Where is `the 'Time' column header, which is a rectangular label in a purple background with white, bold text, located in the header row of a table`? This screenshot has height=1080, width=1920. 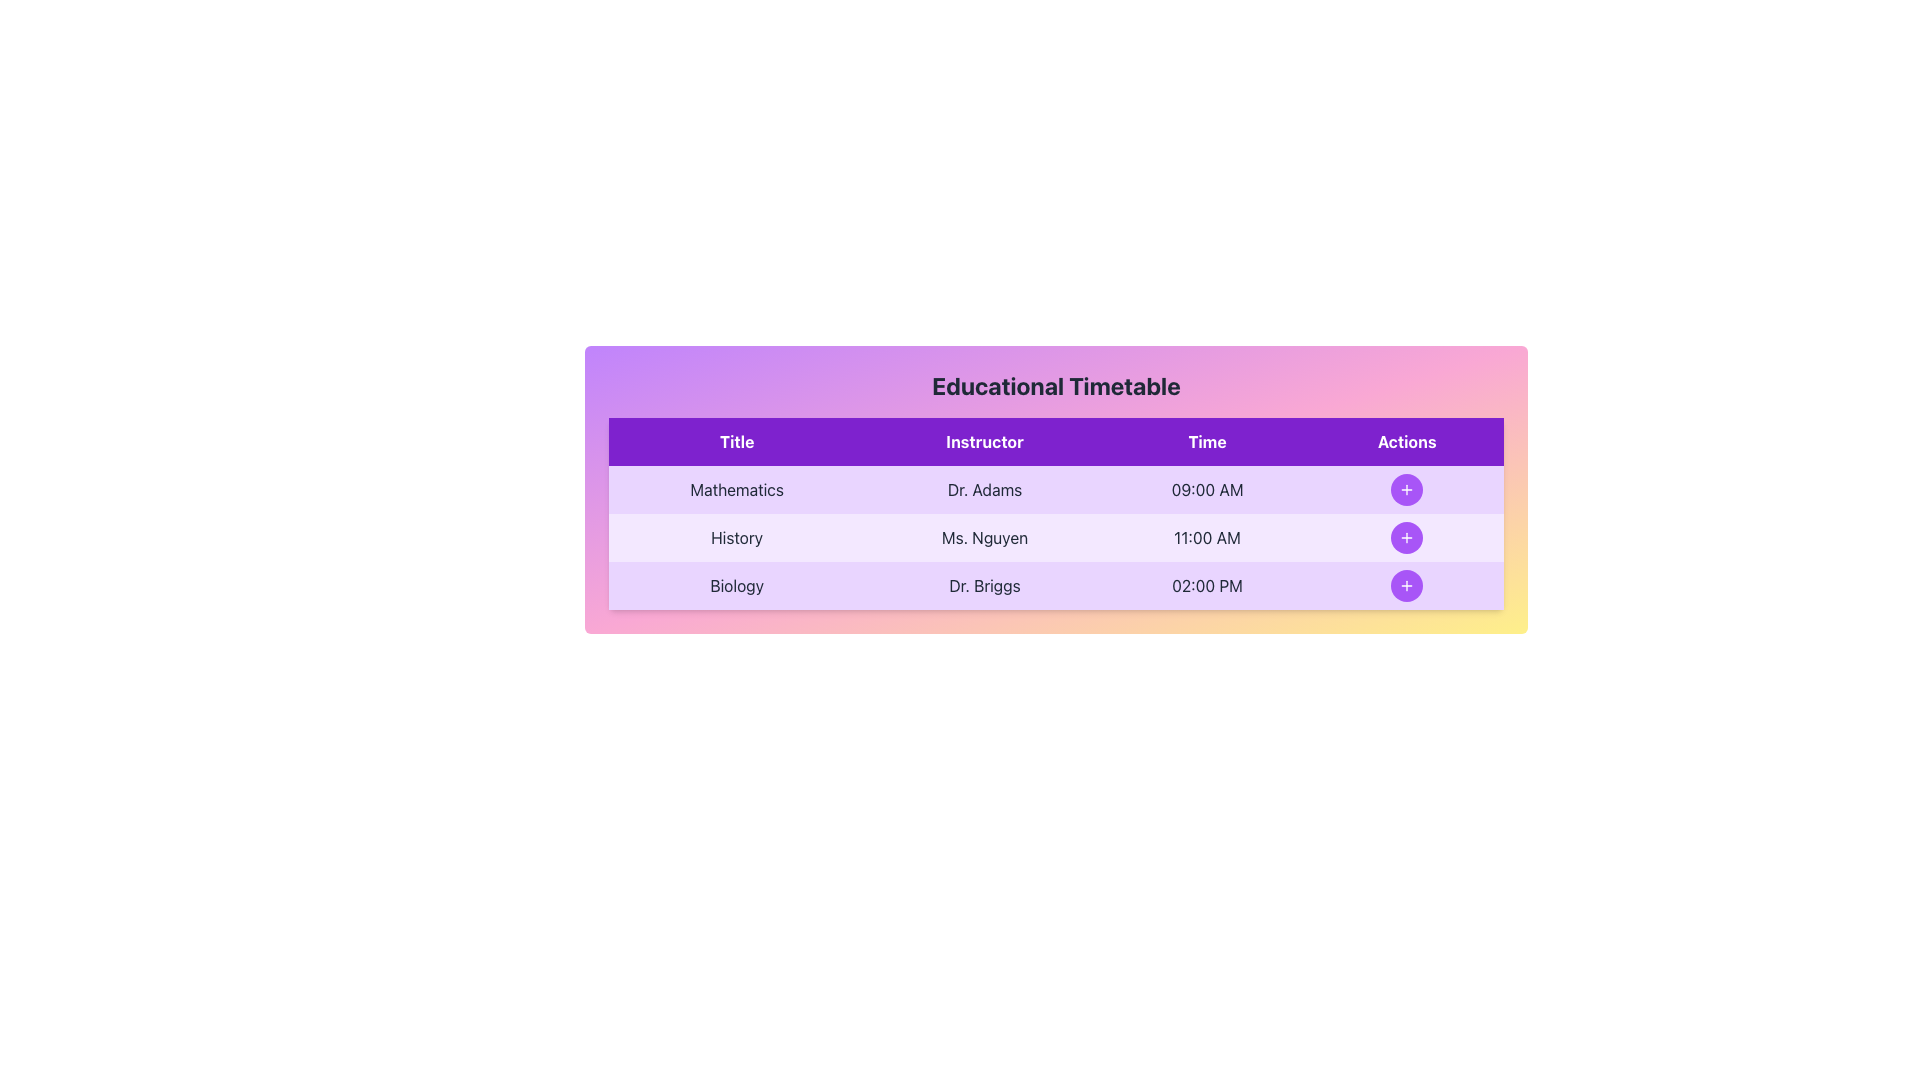 the 'Time' column header, which is a rectangular label in a purple background with white, bold text, located in the header row of a table is located at coordinates (1206, 441).